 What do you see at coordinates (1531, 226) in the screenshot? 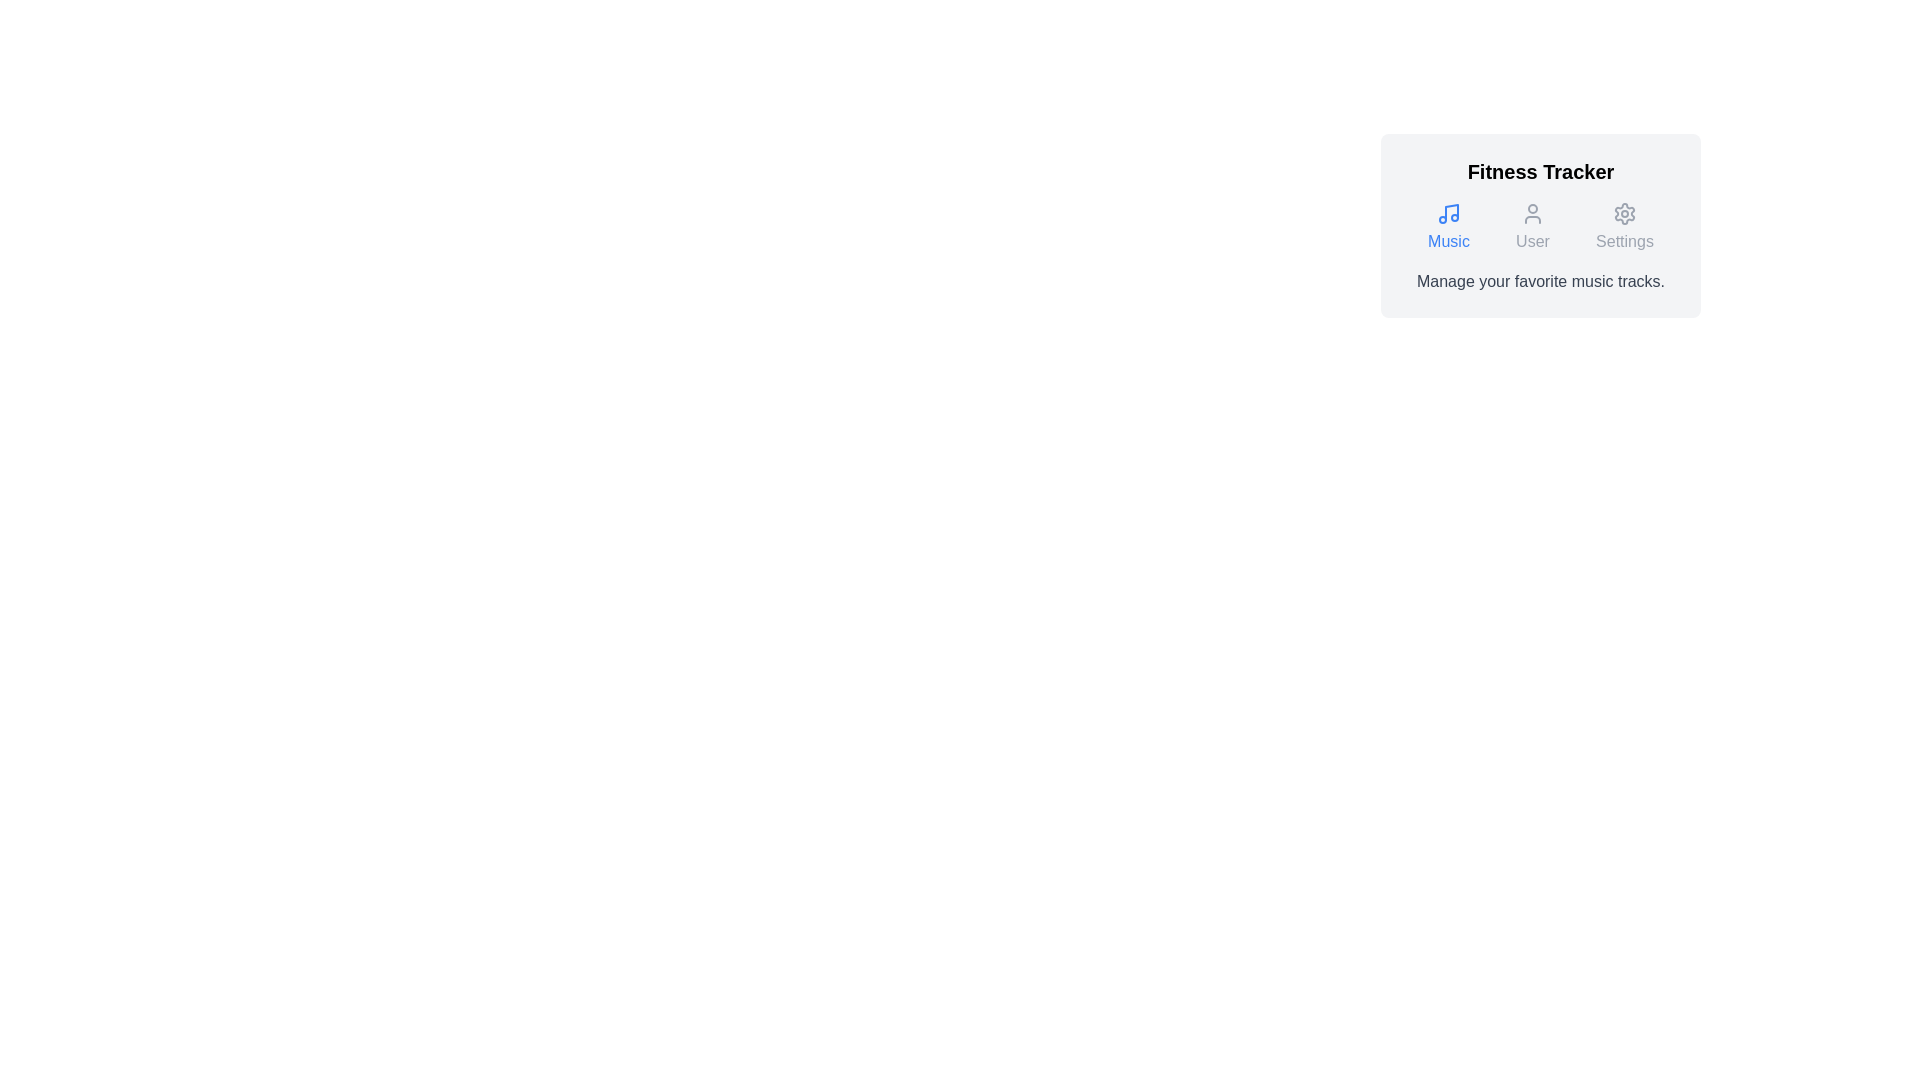
I see `the 'User' button, which is represented by an icon of a person above the label 'User'` at bounding box center [1531, 226].